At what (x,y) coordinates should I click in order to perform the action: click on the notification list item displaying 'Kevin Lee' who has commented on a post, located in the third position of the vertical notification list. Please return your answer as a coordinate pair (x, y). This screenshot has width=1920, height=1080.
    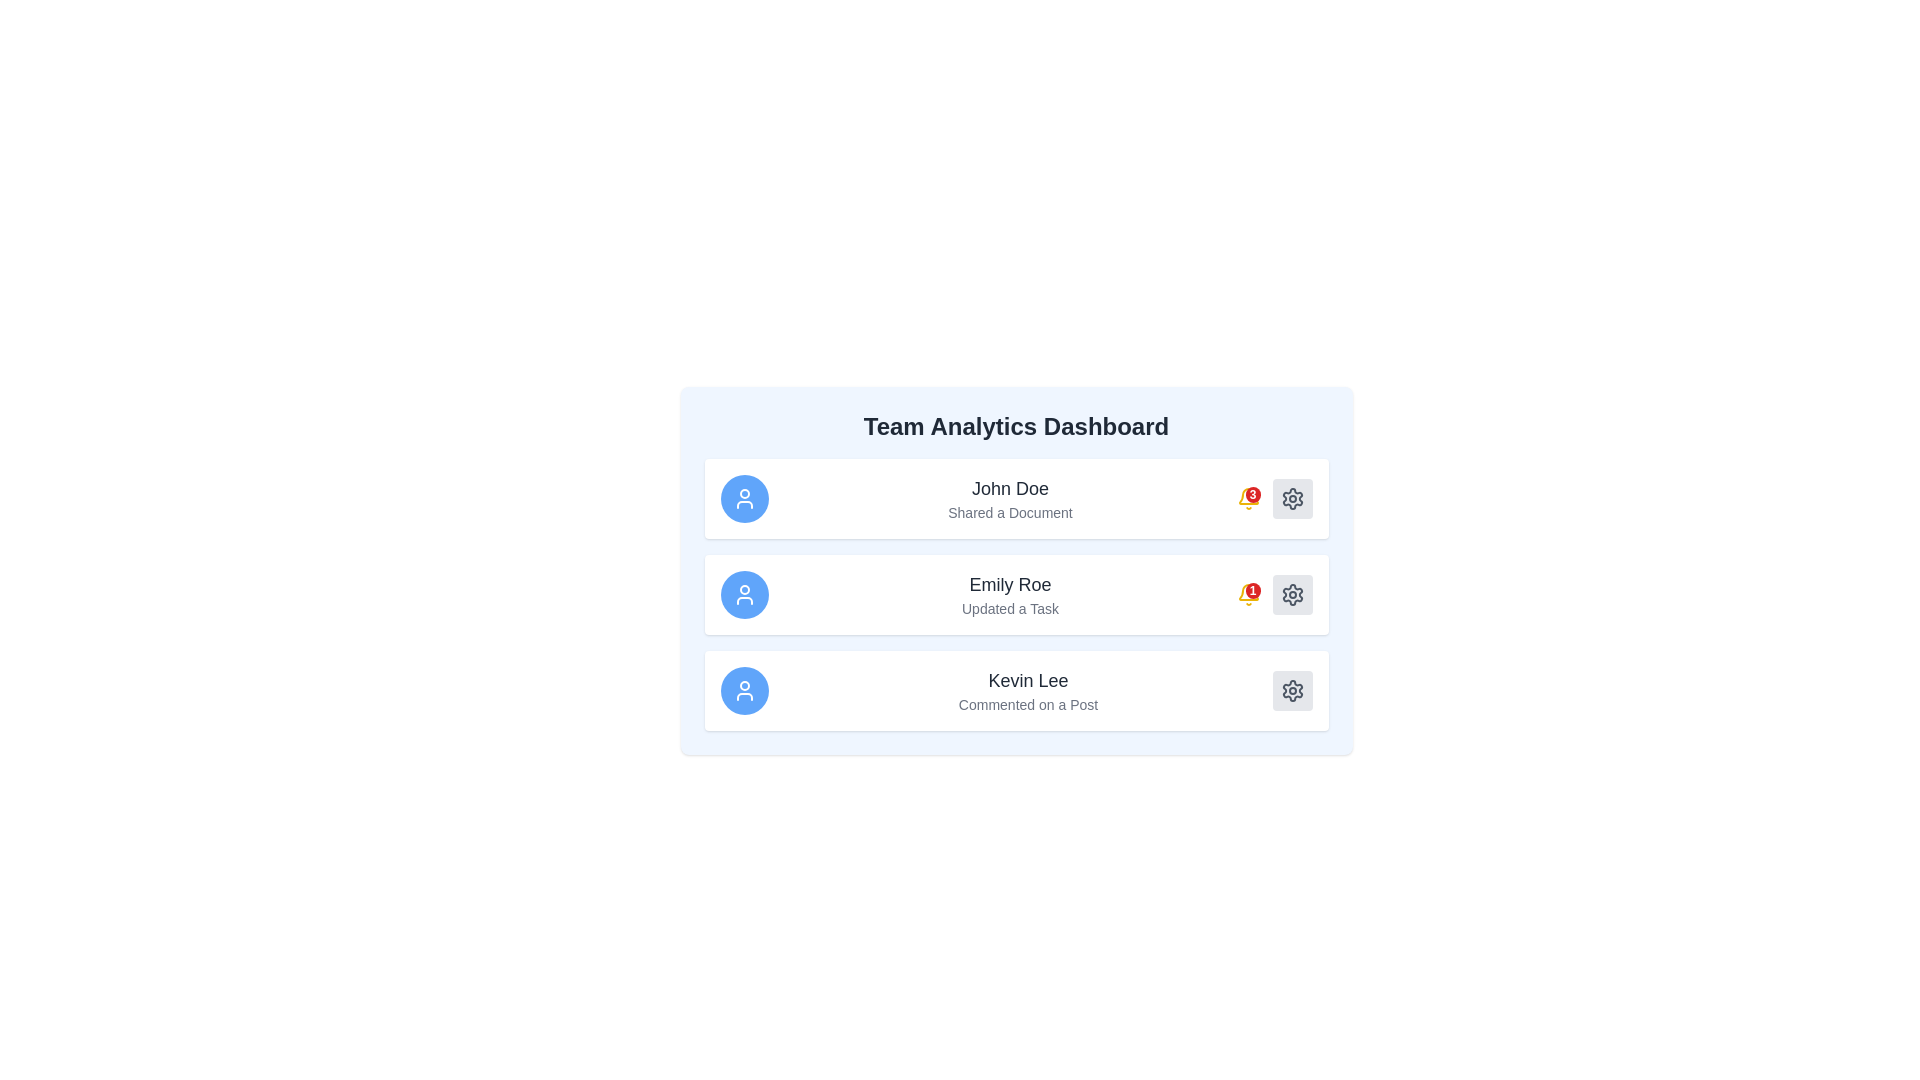
    Looking at the image, I should click on (1028, 689).